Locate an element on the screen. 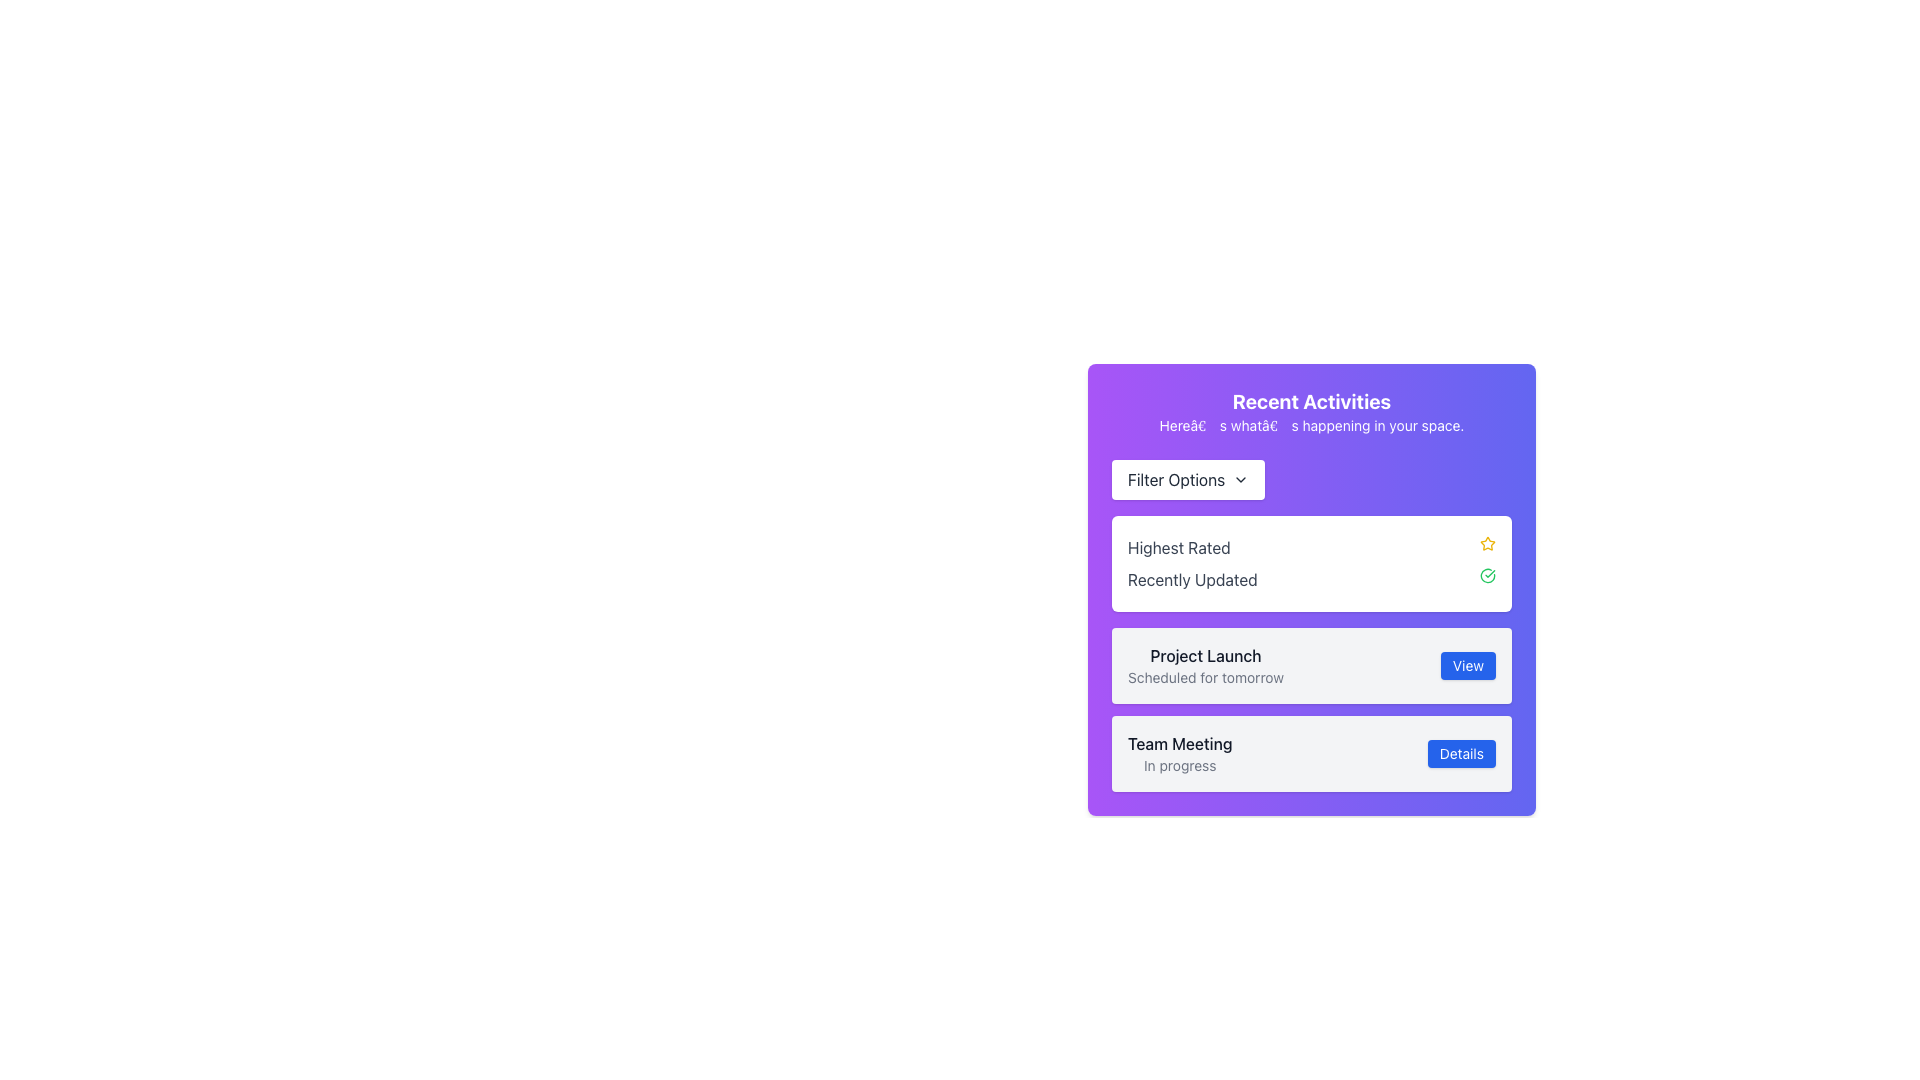 The width and height of the screenshot is (1920, 1080). the icon indicating the expandability of the 'Filter Options' button, located at the right end of the button on the purple card titled 'Recent Activities' is located at coordinates (1240, 479).